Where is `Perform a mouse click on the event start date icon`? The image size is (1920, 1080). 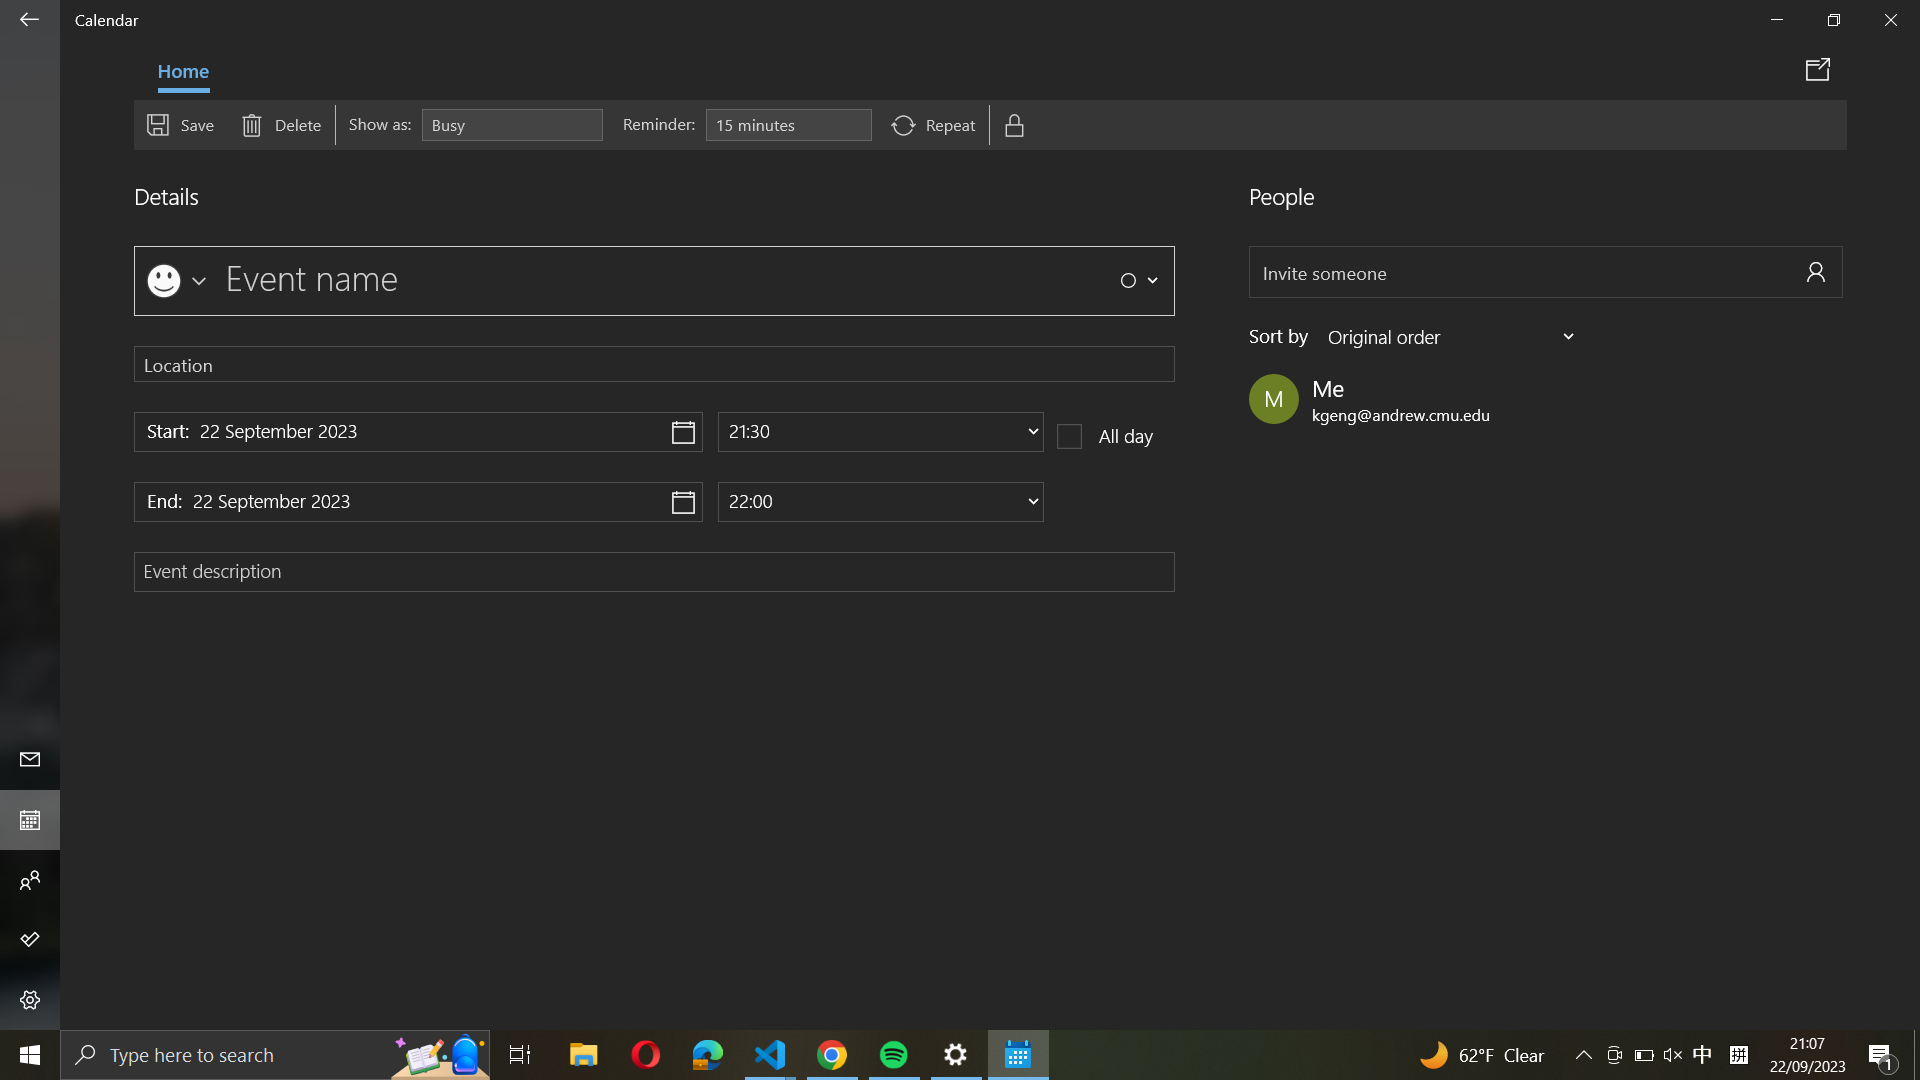
Perform a mouse click on the event start date icon is located at coordinates (417, 431).